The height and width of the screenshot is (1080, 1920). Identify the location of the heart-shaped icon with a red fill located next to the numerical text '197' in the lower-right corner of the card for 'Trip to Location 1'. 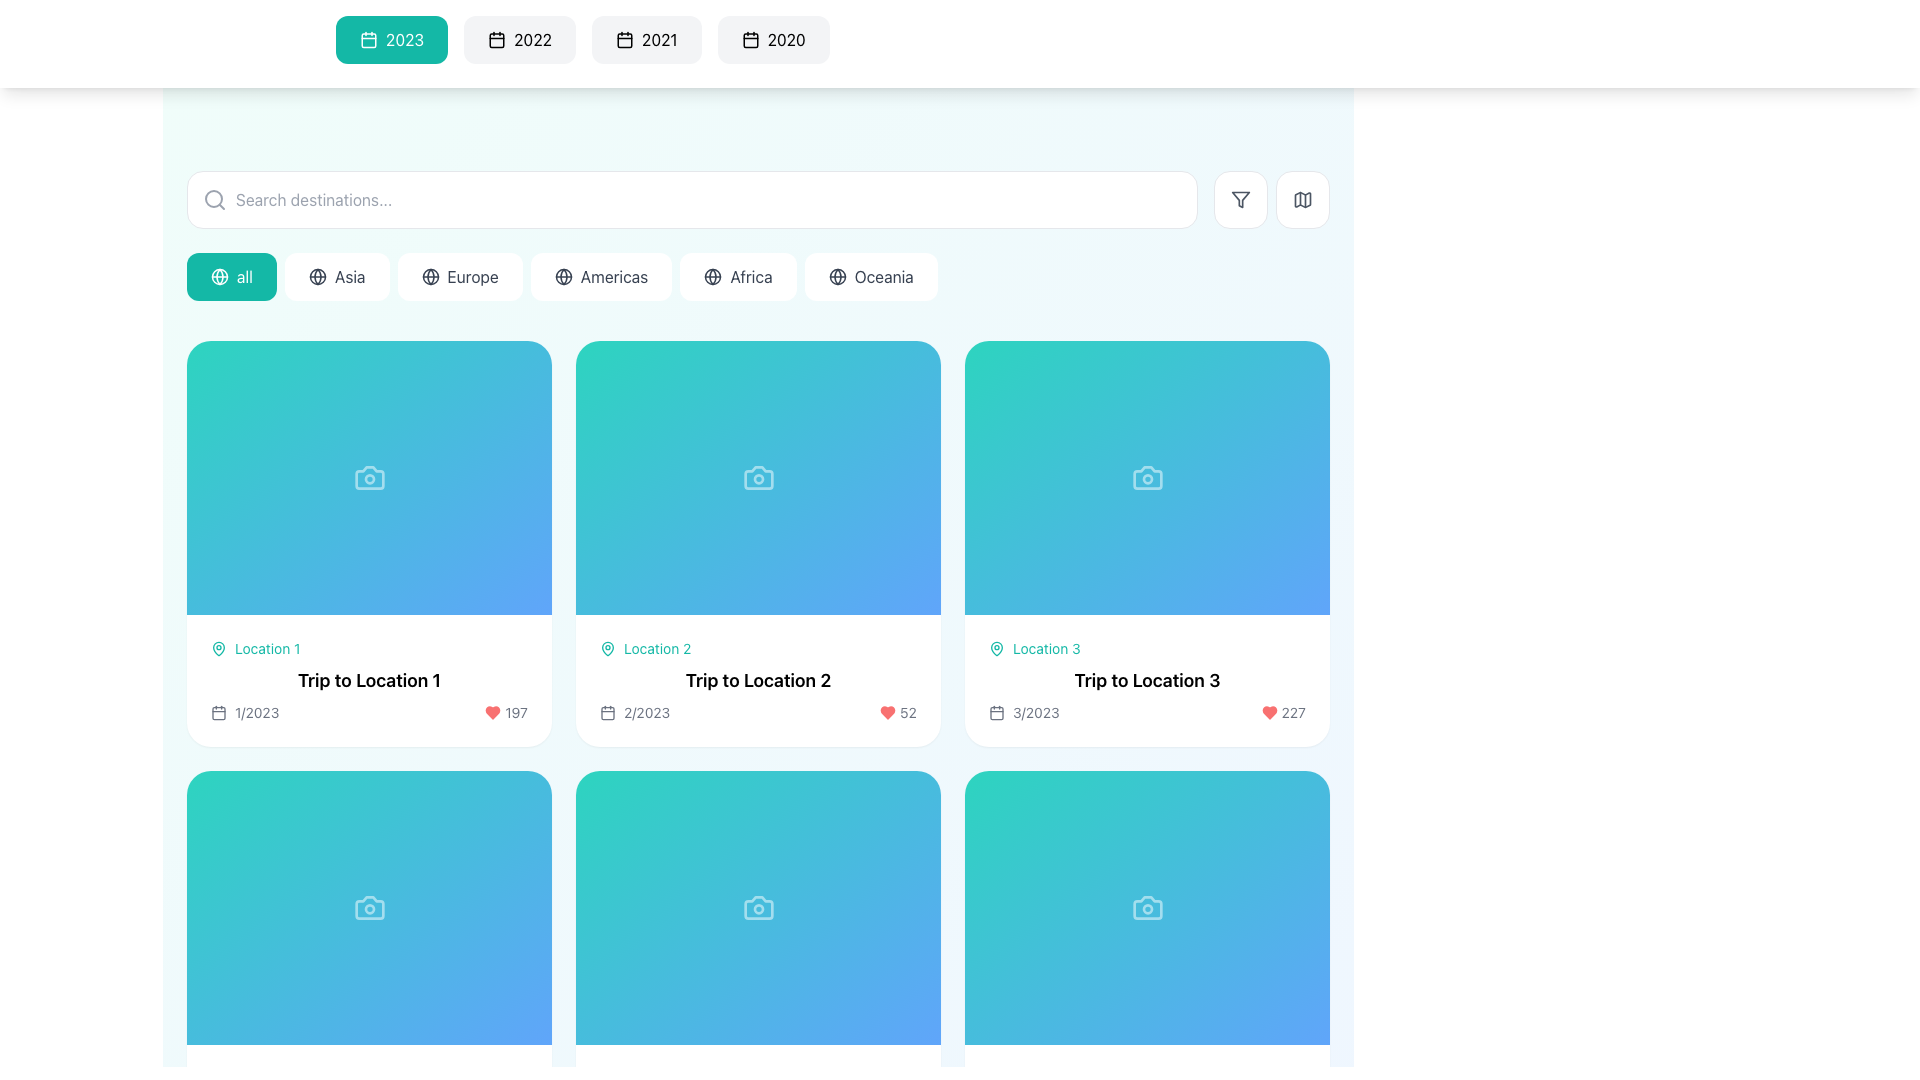
(493, 711).